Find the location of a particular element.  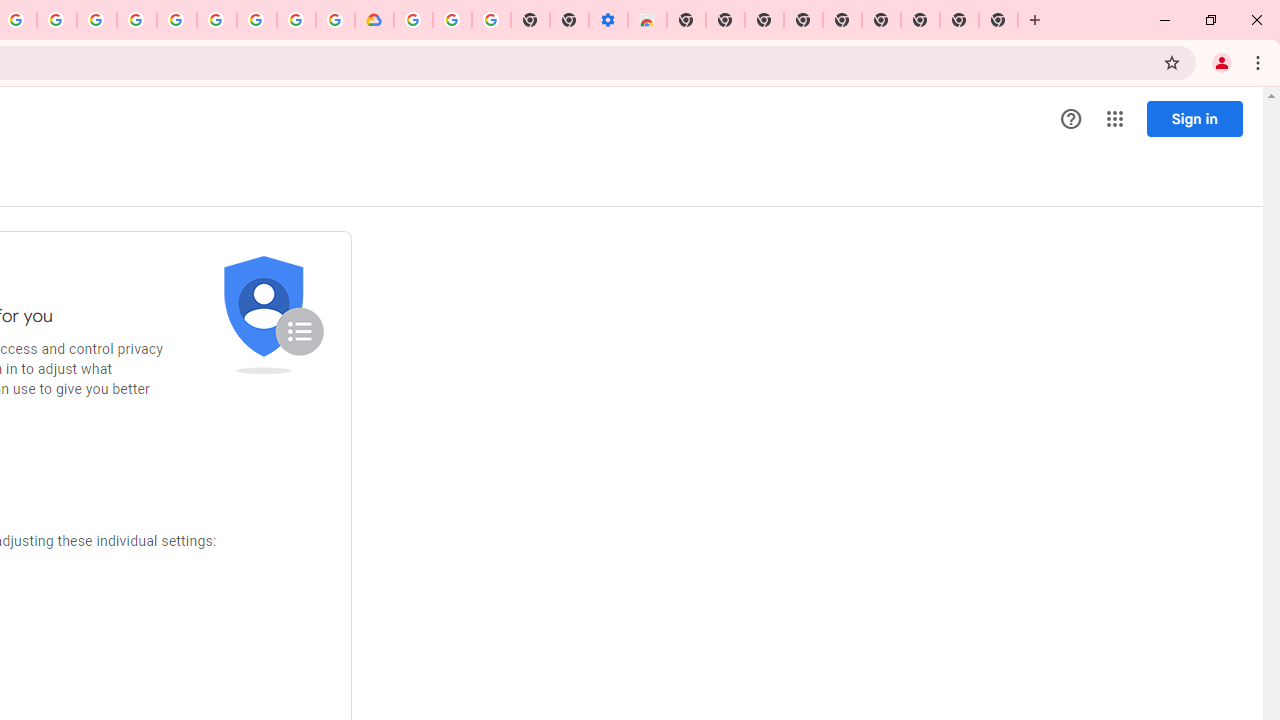

'Turn cookies on or off - Computer - Google Account Help' is located at coordinates (491, 20).